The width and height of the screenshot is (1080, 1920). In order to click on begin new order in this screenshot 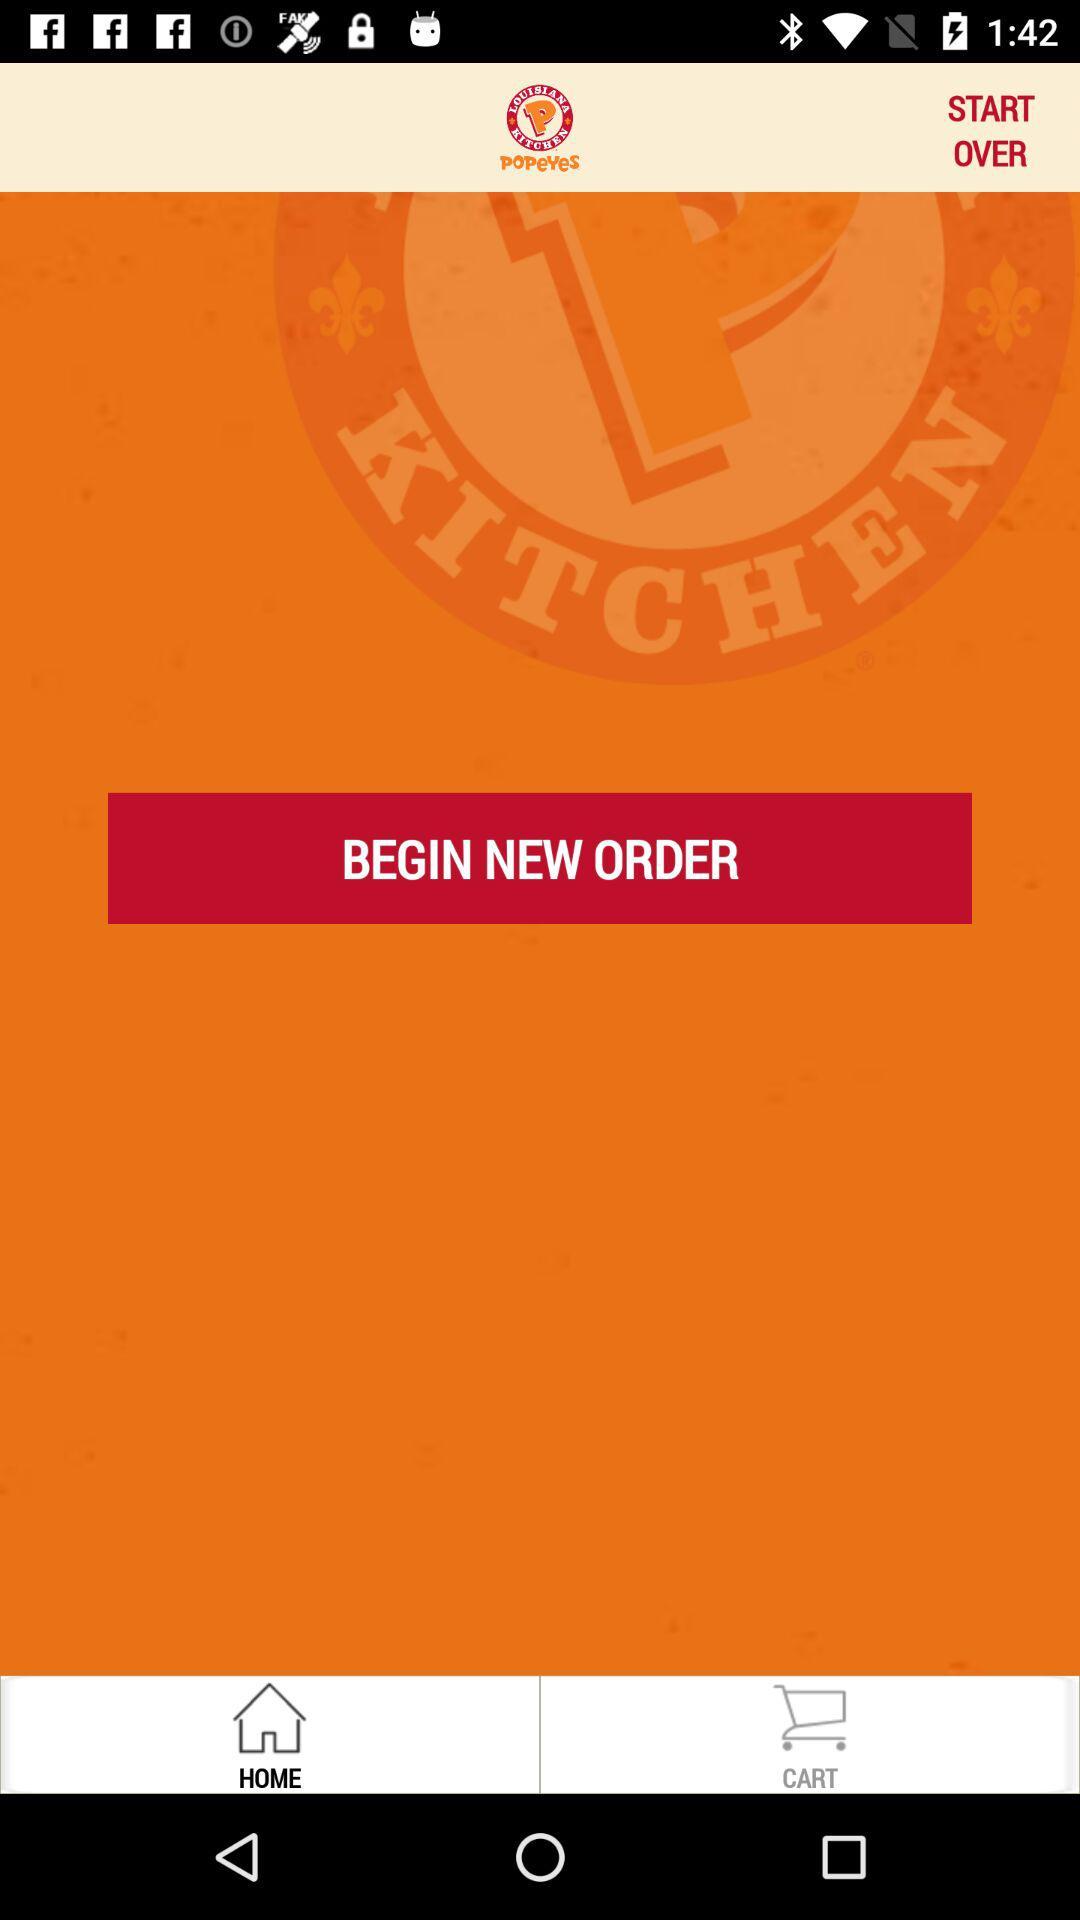, I will do `click(540, 858)`.